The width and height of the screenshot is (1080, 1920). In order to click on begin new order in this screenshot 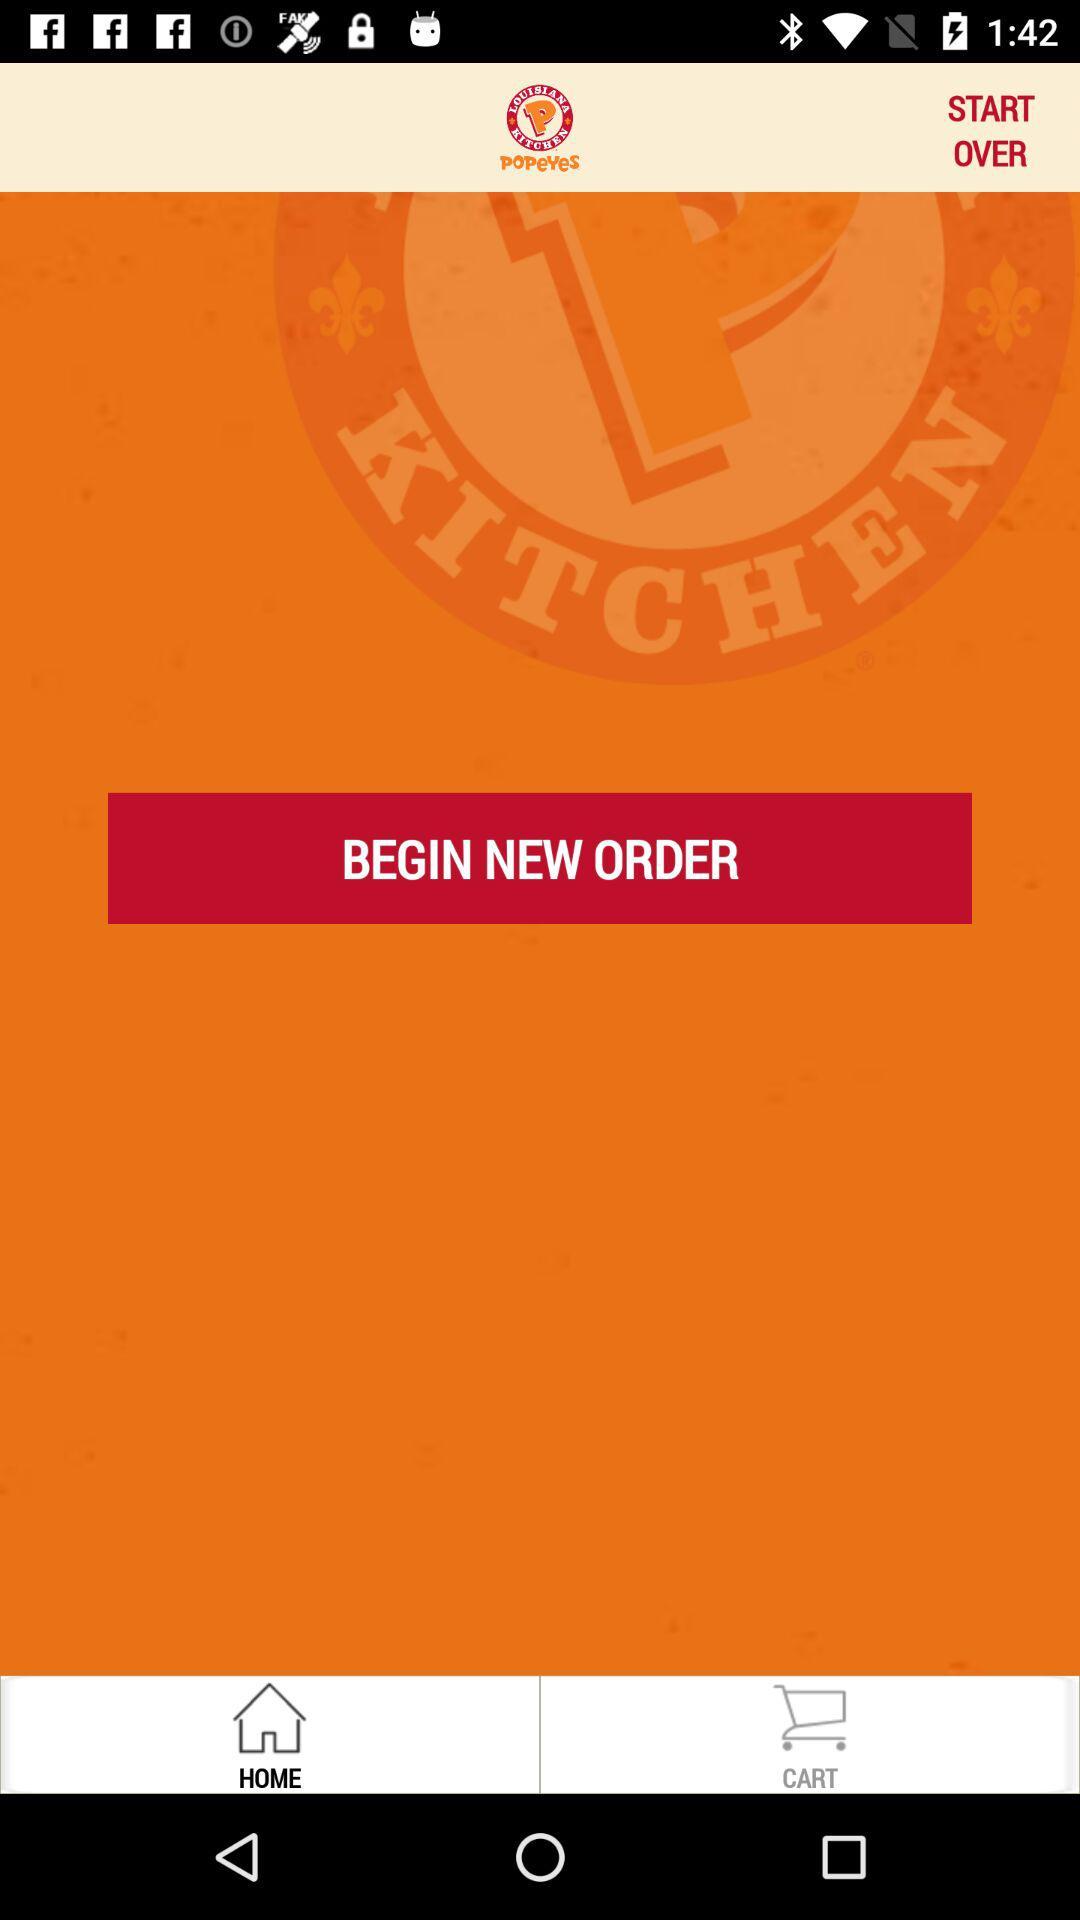, I will do `click(540, 858)`.